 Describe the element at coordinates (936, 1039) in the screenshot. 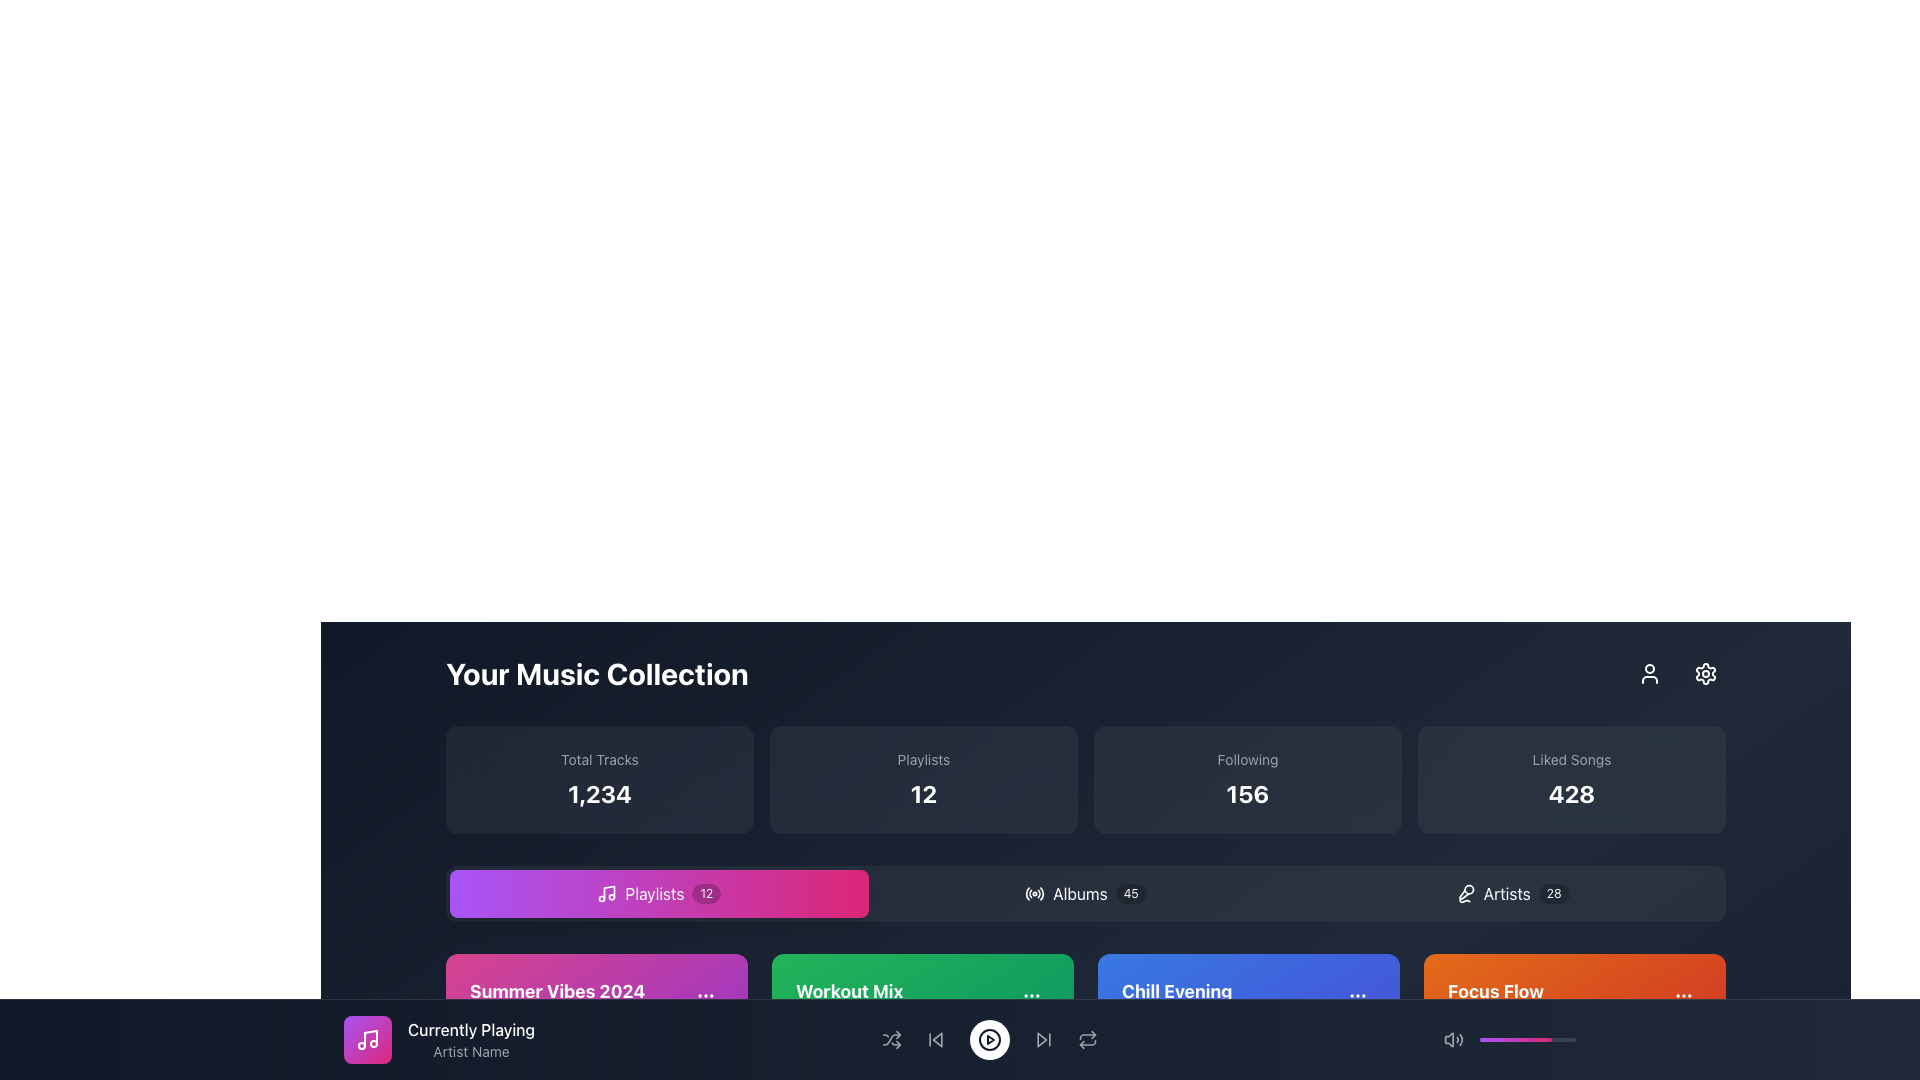

I see `the backward navigation or skip button located in the bottom control bar` at that location.